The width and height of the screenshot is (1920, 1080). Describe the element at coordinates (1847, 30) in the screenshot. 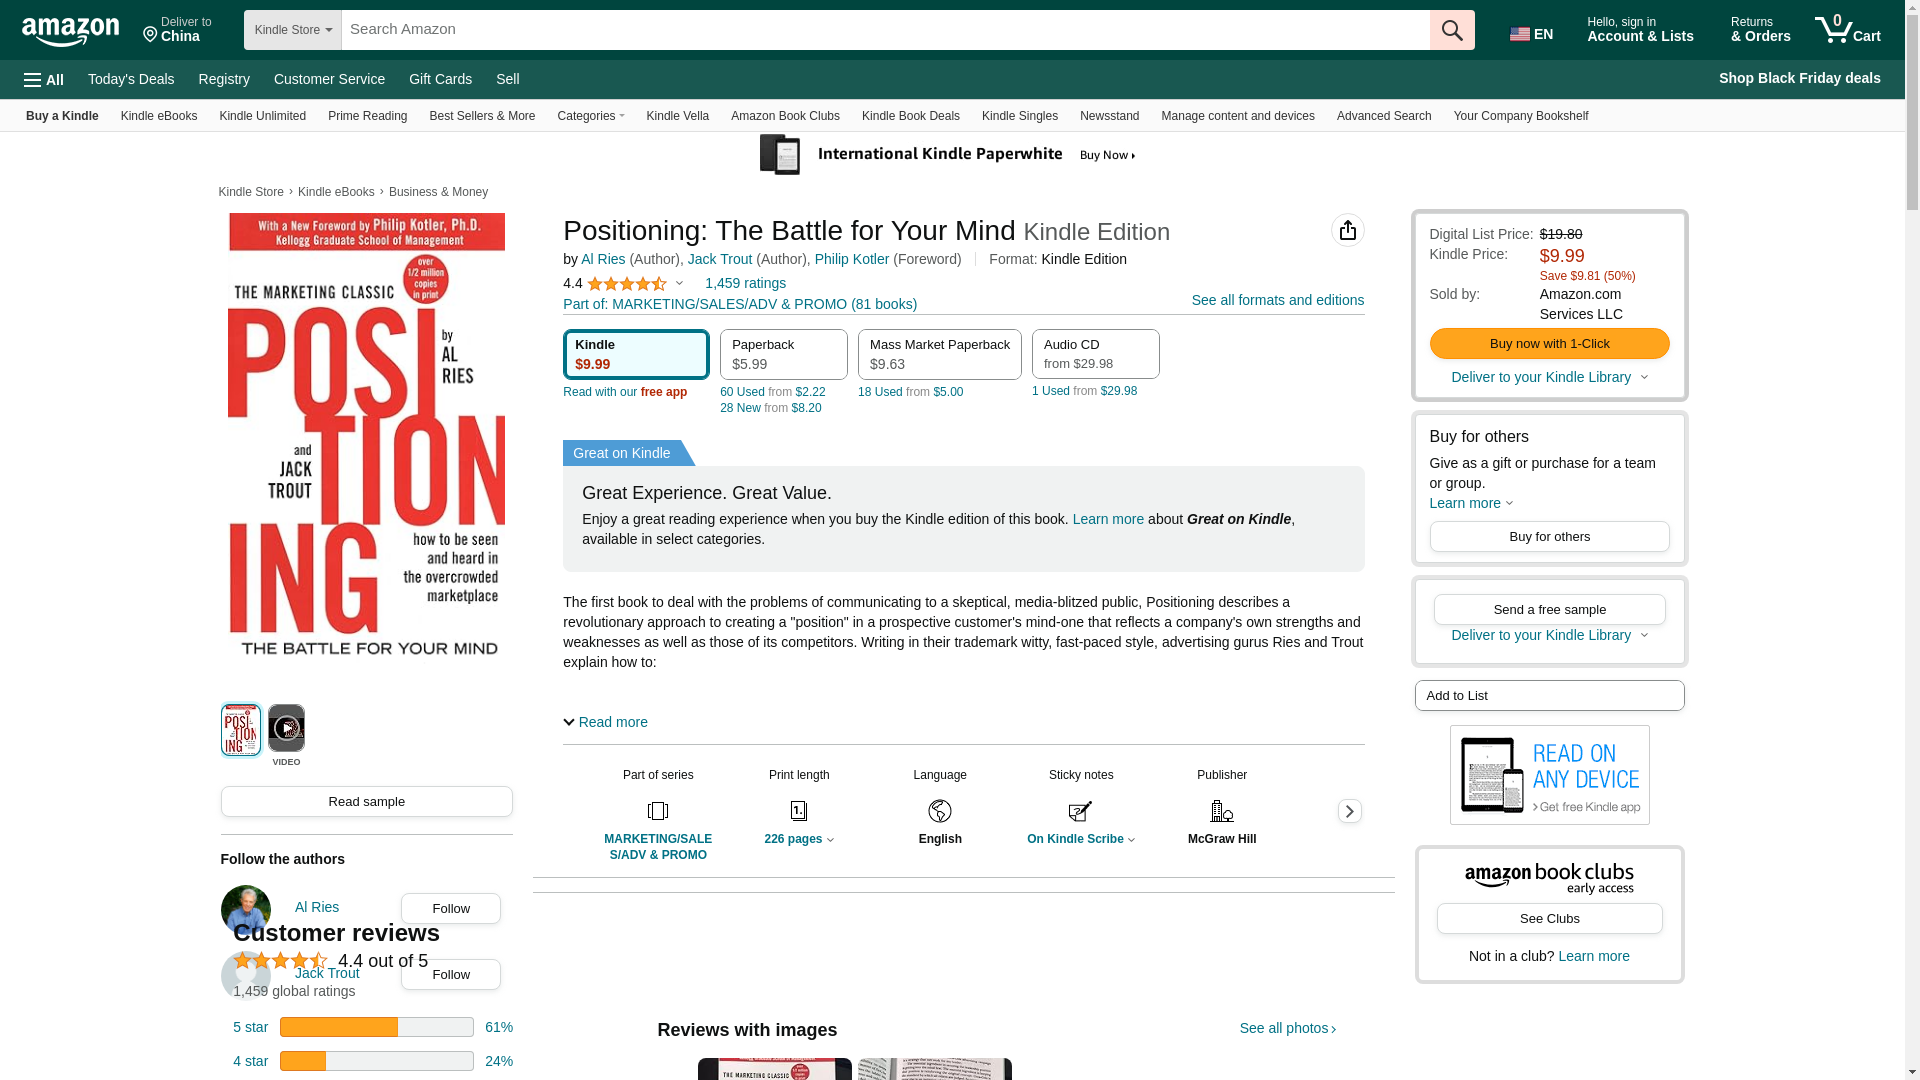

I see `'0` at that location.